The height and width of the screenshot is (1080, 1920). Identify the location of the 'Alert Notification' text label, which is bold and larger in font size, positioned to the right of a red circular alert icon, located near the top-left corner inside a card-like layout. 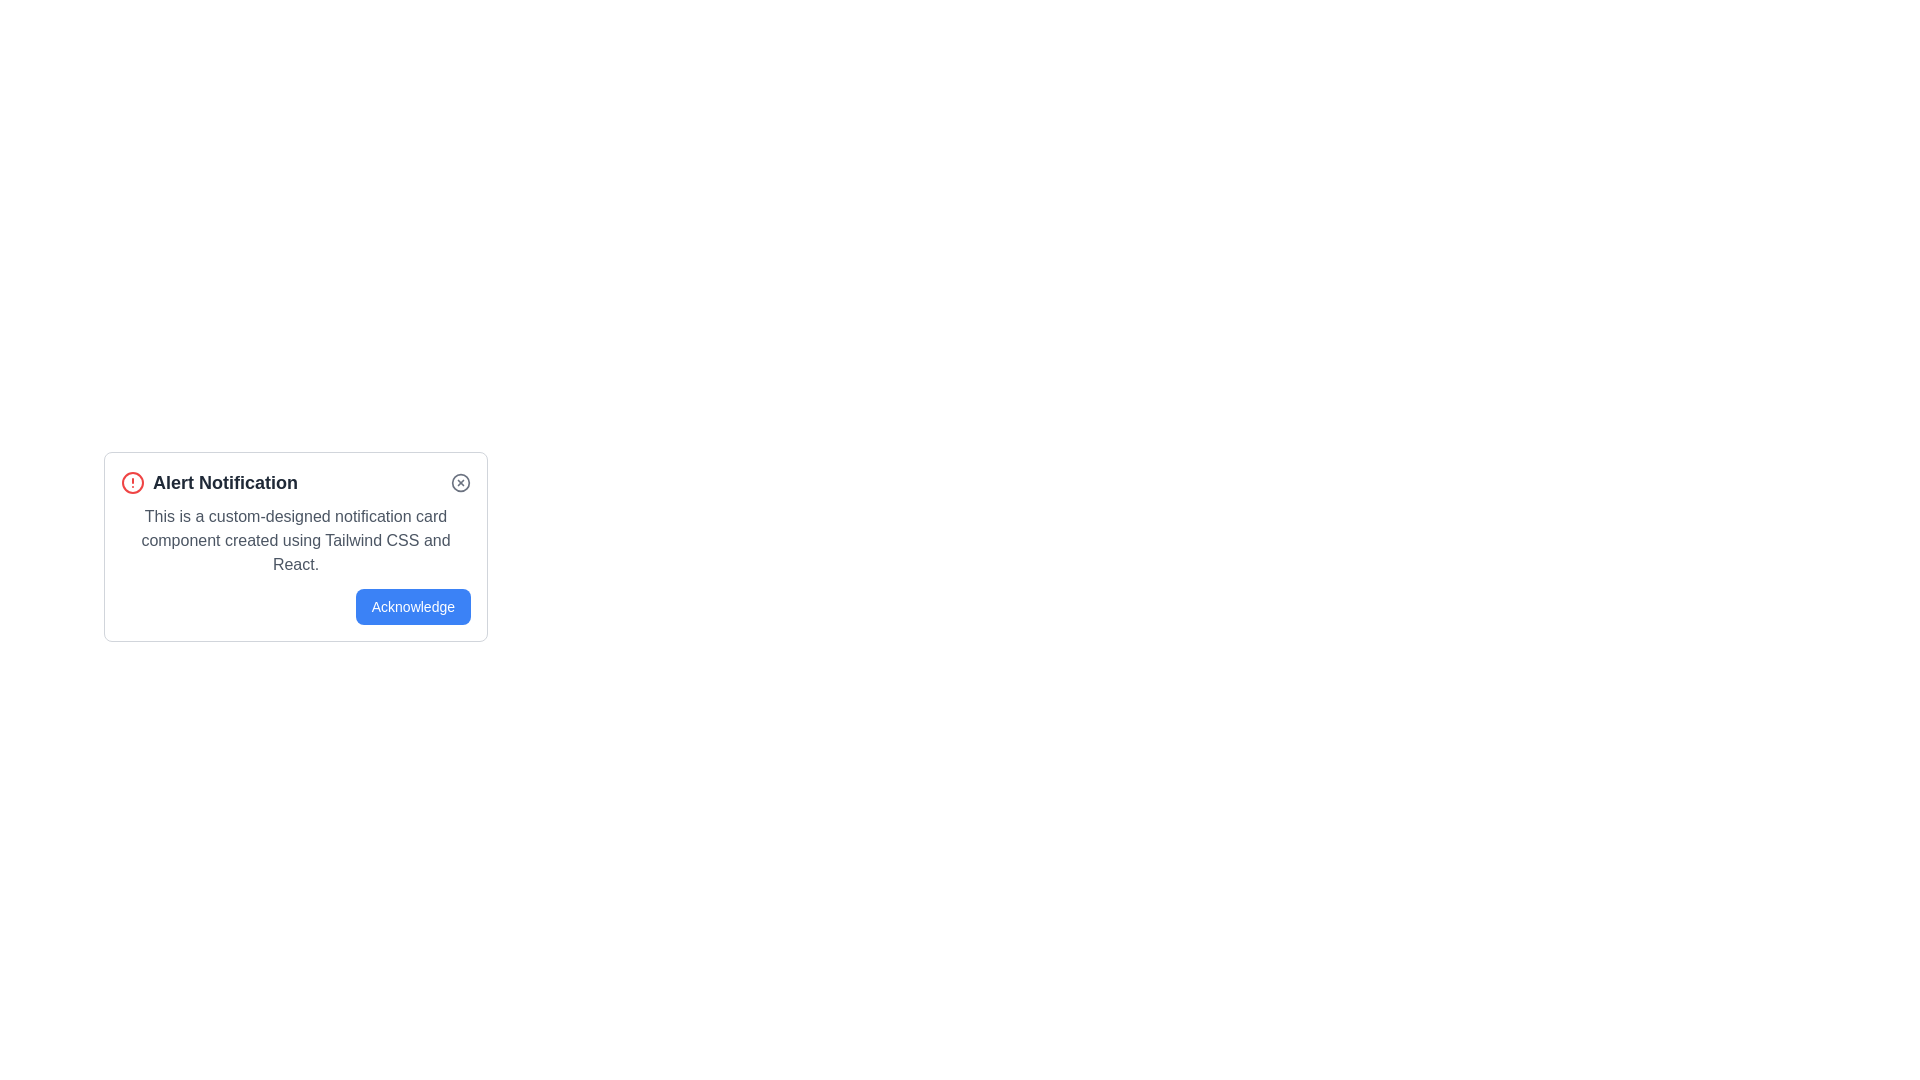
(209, 482).